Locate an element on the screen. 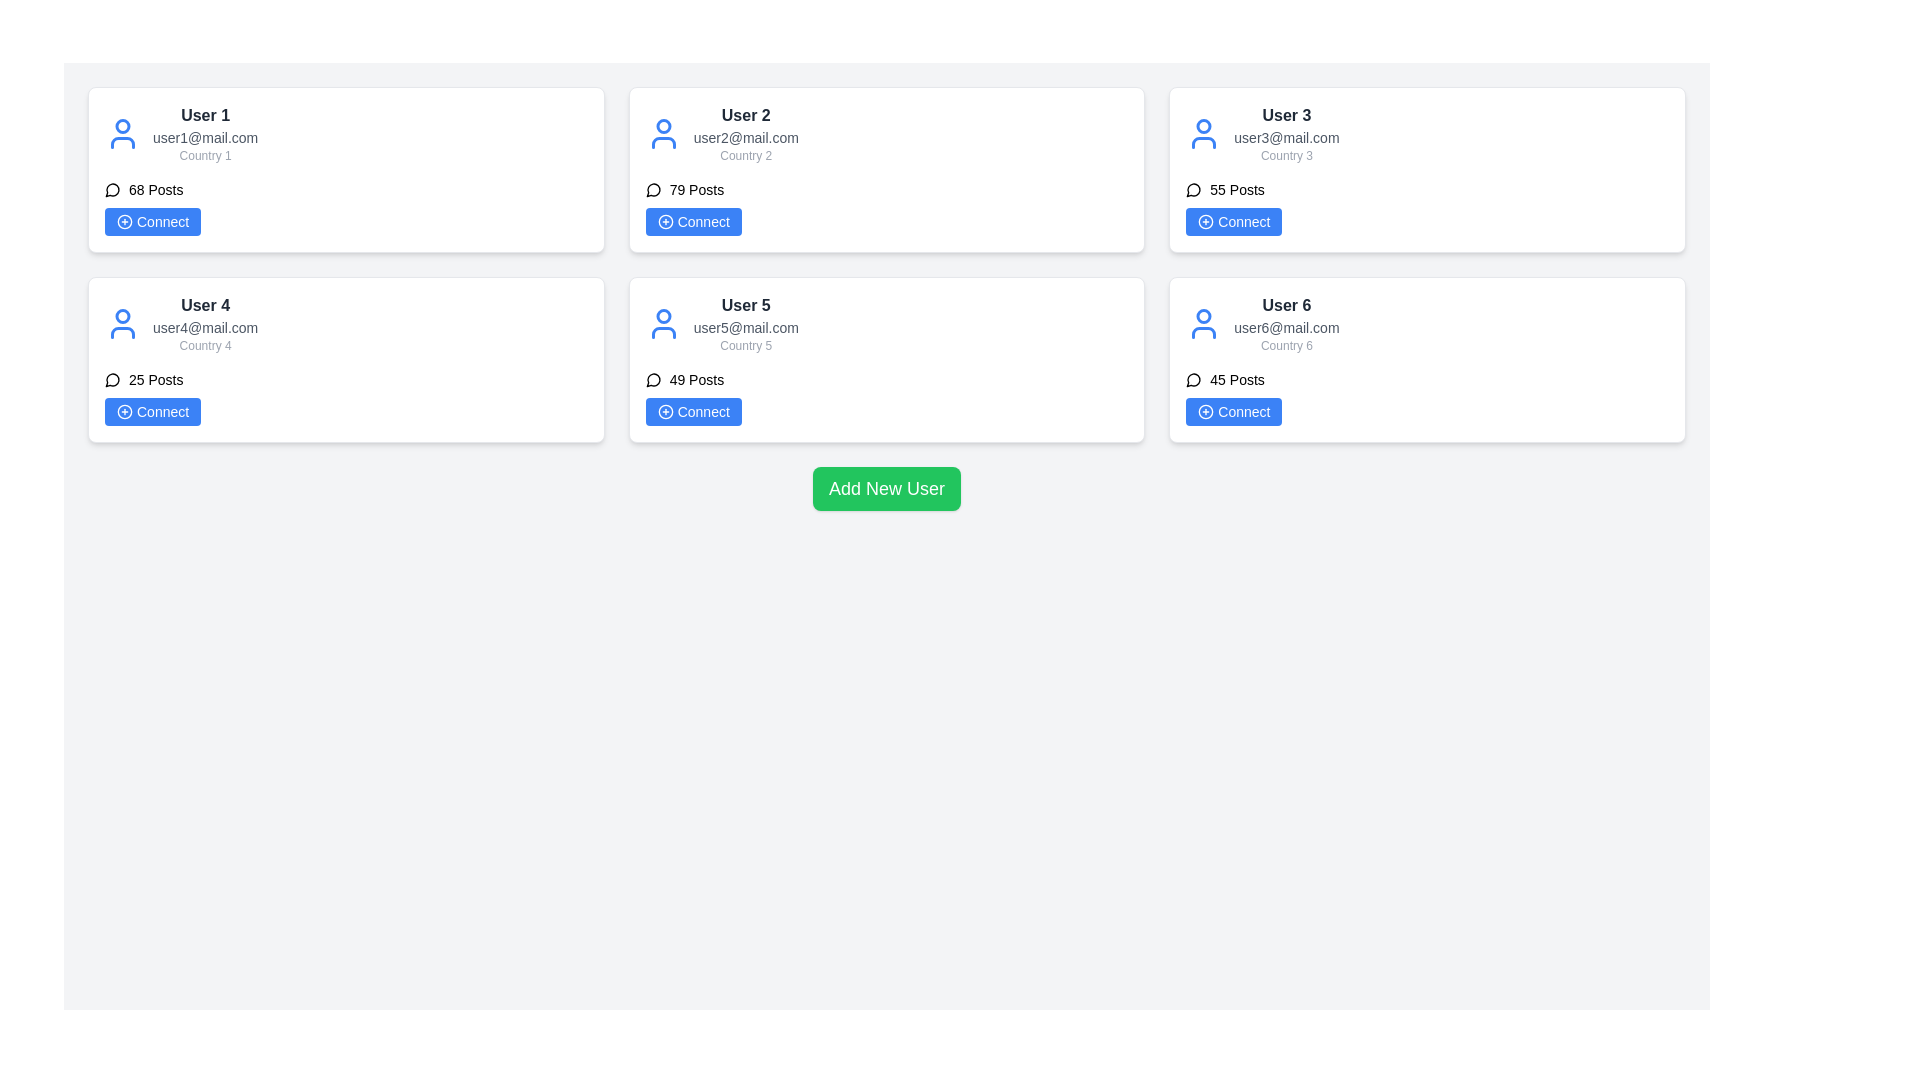  the 'Connect' button located under 'User 2' information in the top-center user card is located at coordinates (693, 222).